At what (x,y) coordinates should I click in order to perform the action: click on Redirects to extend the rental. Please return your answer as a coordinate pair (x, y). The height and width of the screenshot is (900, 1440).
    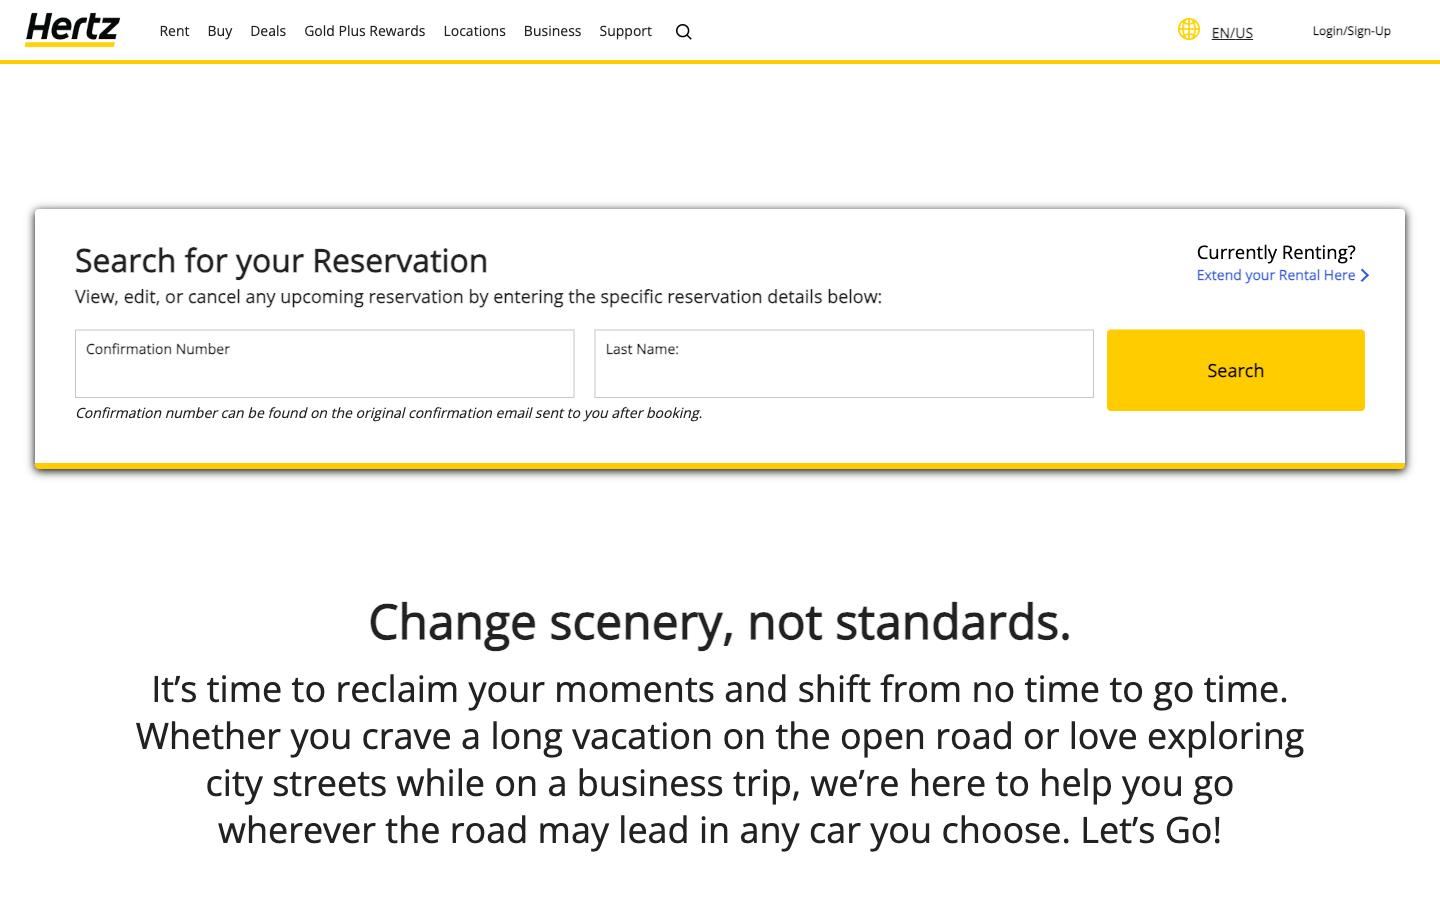
    Looking at the image, I should click on (1281, 261).